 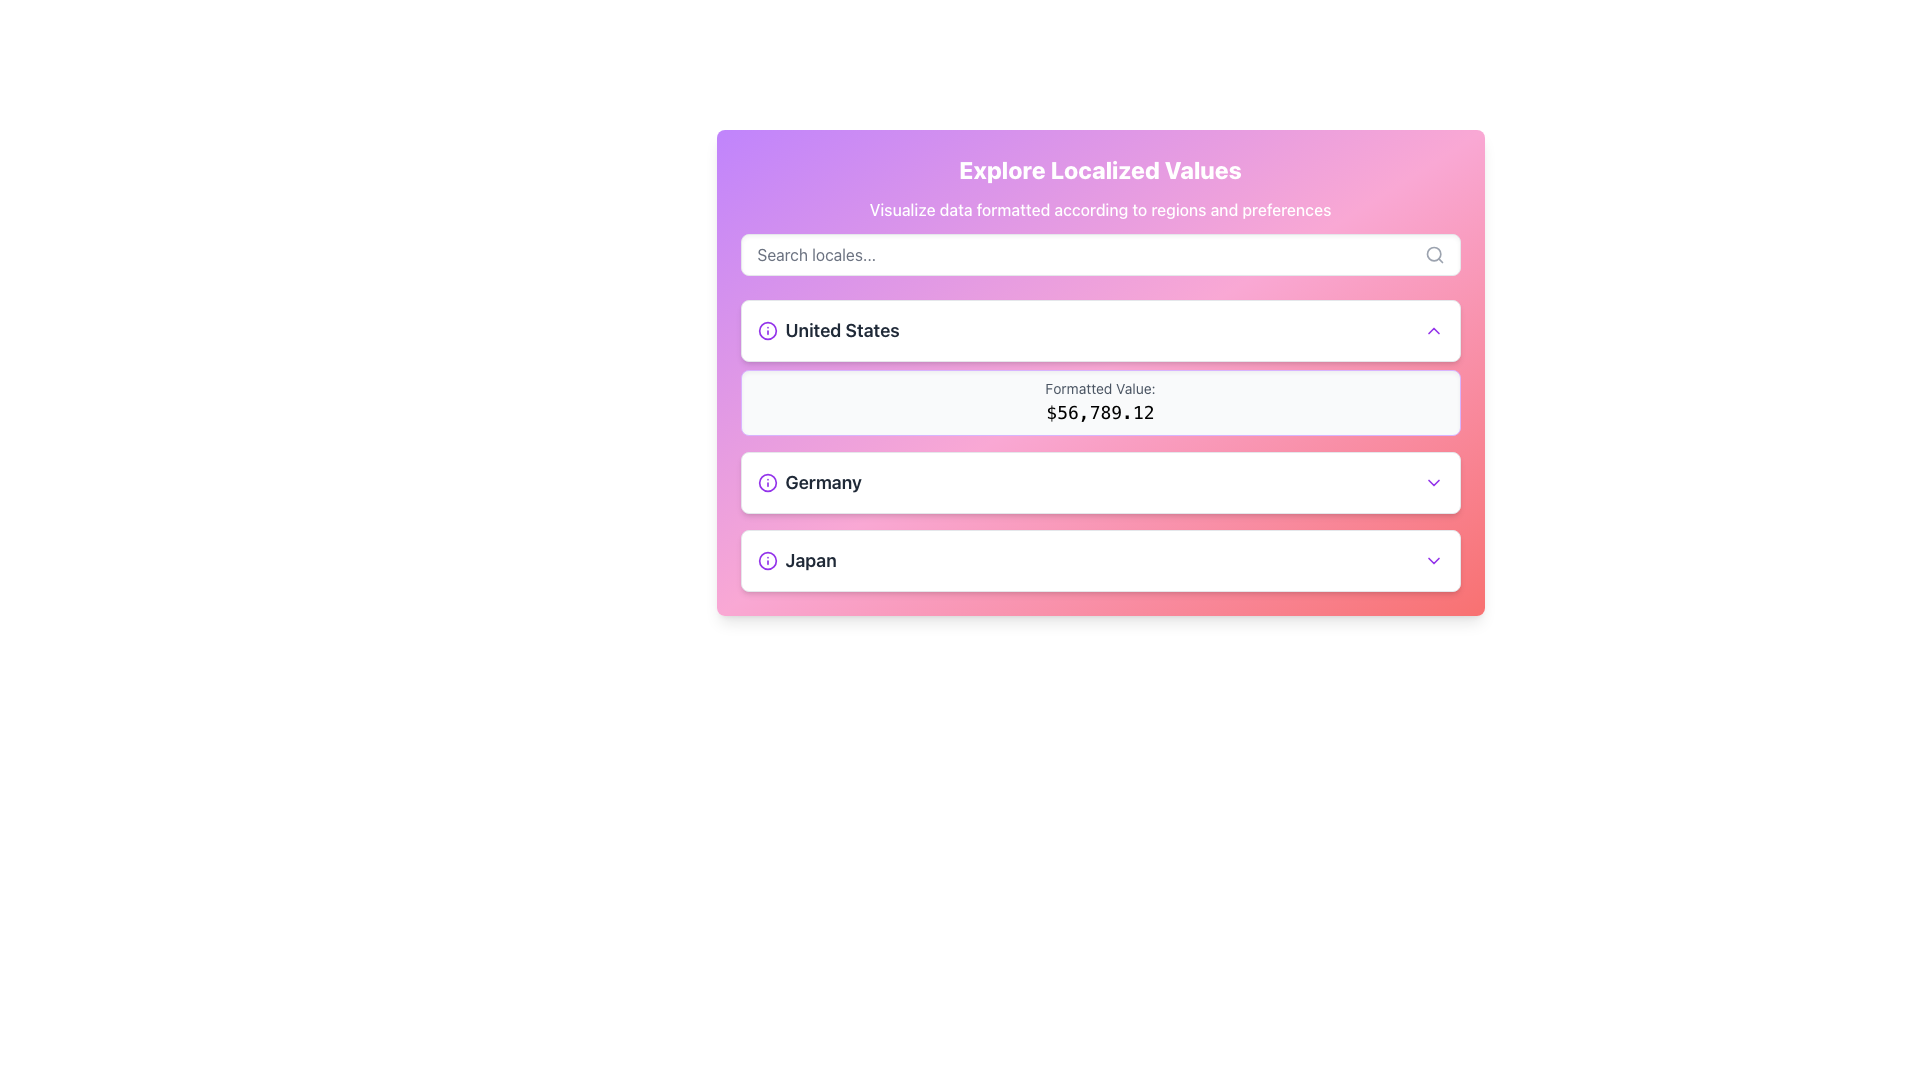 I want to click on the text label displaying 'Germany' which is prominently styled in bold dark gray color, located in the third row of the main user interface next to a purple circular icon, so click(x=823, y=482).